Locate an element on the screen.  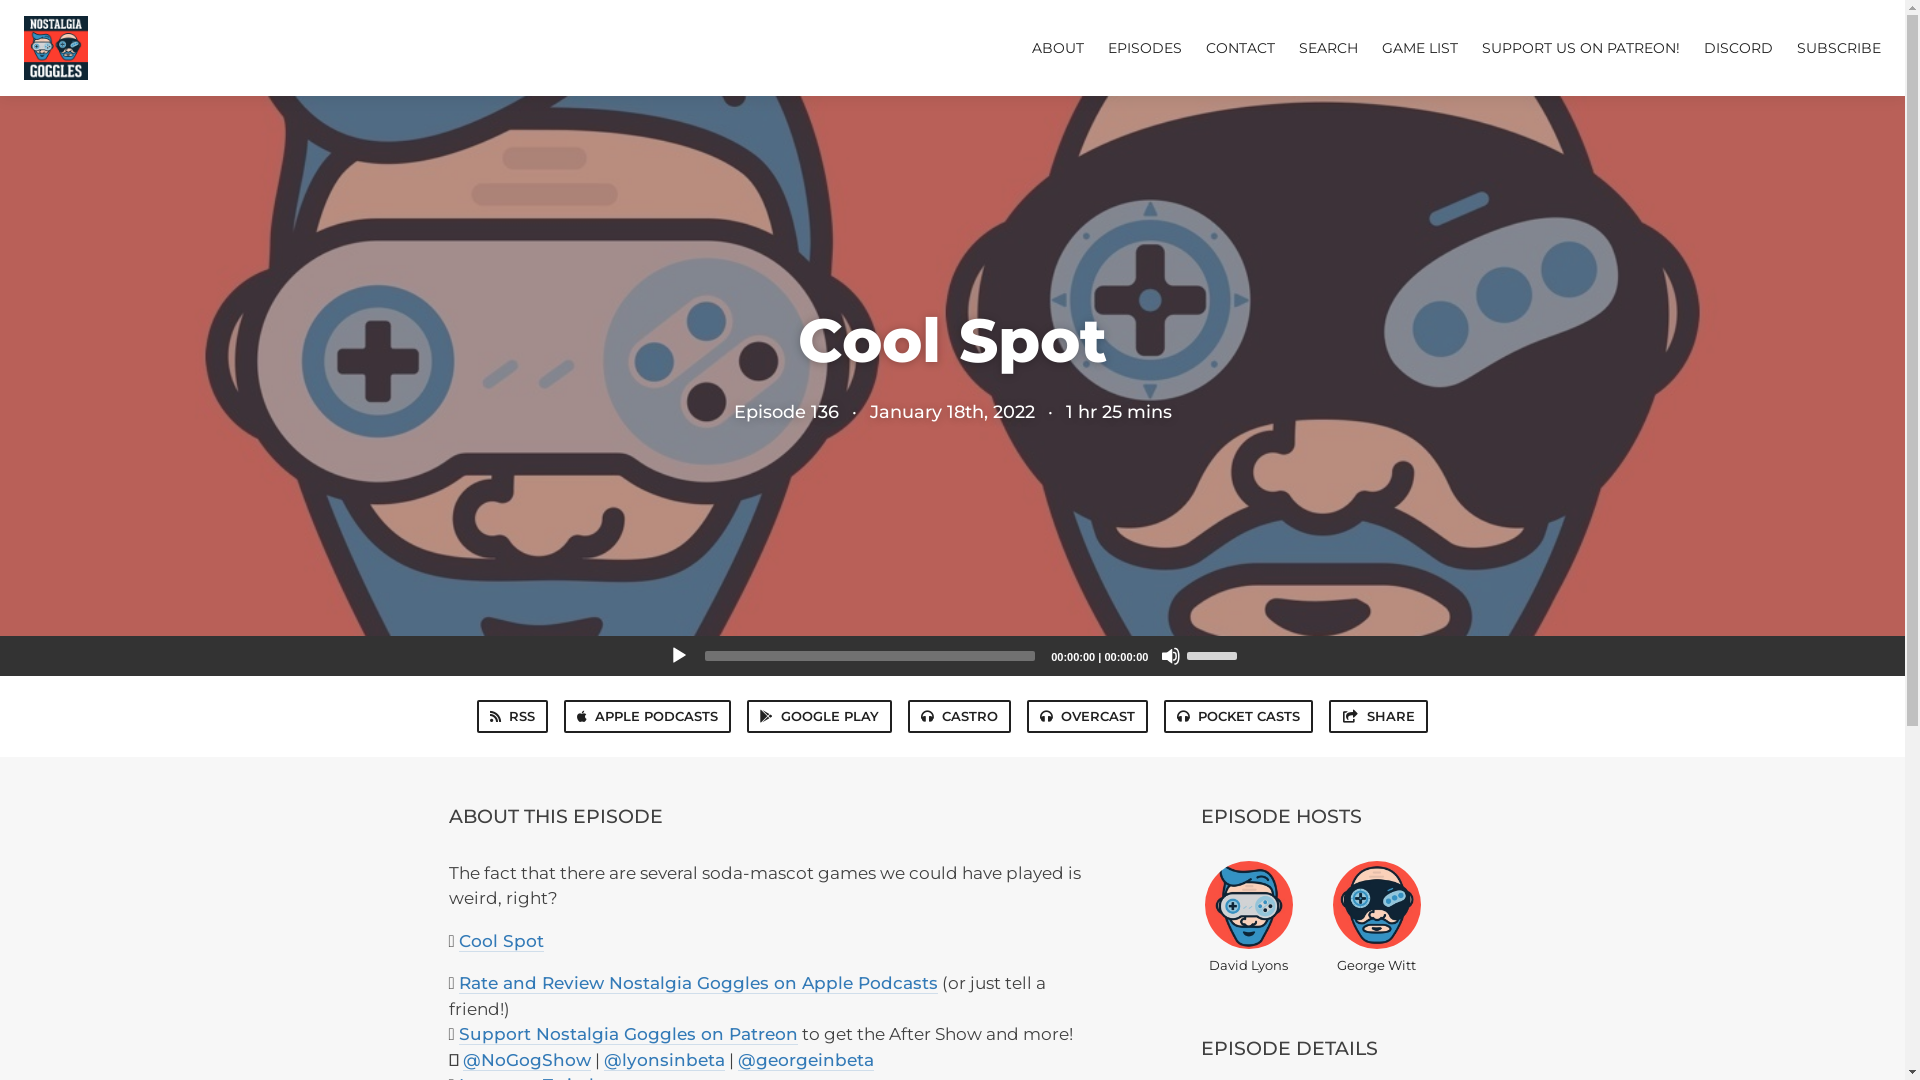
'DISCORD' is located at coordinates (1703, 46).